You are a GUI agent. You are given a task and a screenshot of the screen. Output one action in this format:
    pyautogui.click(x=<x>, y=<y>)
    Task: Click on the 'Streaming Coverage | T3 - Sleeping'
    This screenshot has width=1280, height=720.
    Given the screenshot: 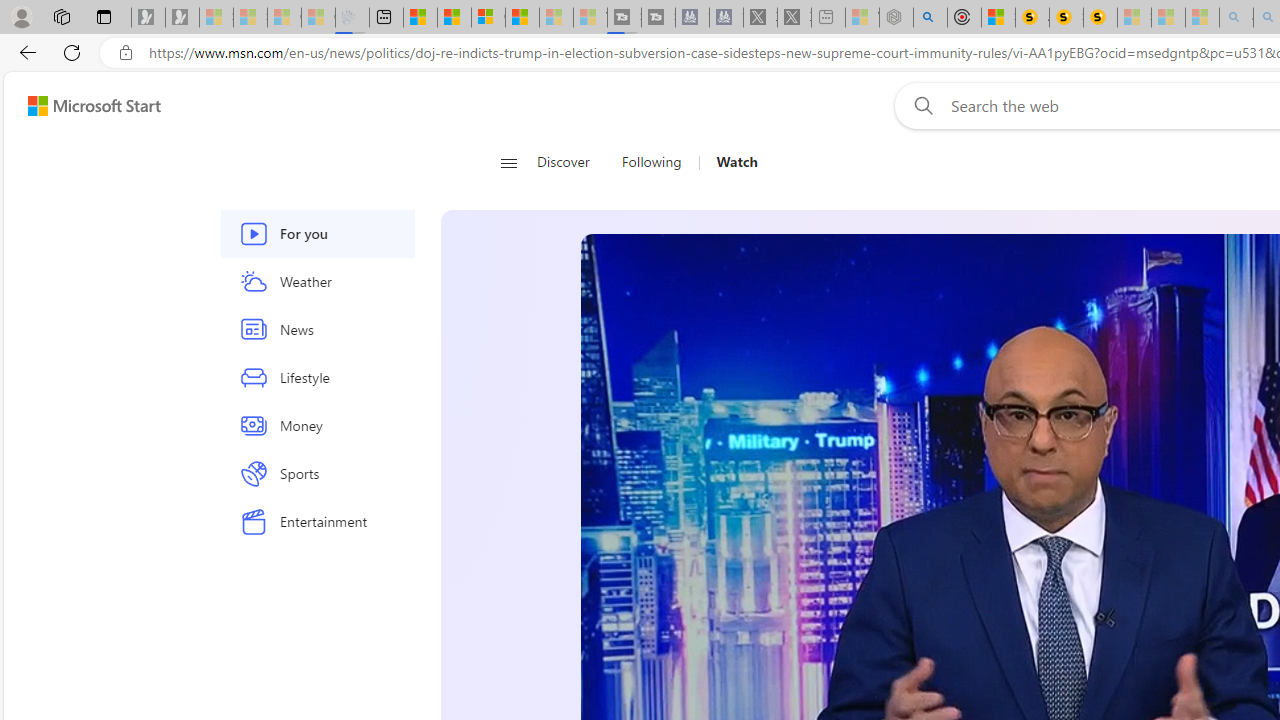 What is the action you would take?
    pyautogui.click(x=623, y=17)
    